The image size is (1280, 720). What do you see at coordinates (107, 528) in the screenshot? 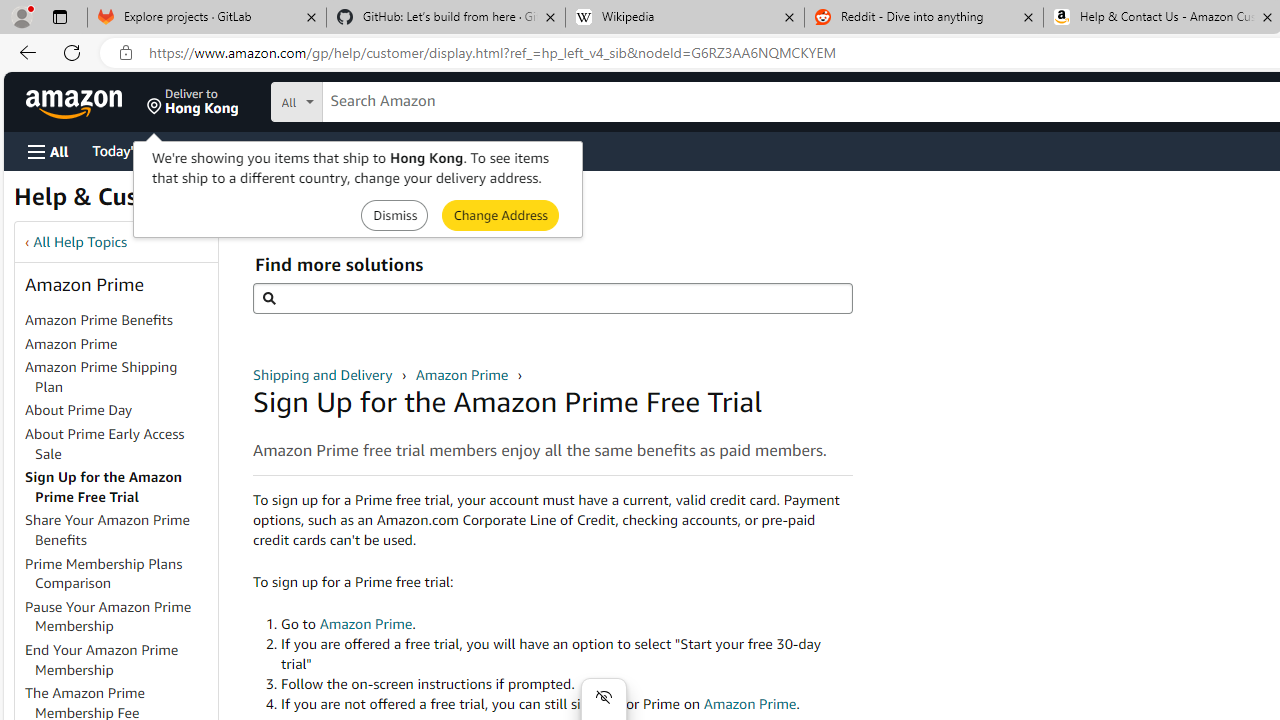
I see `'Share Your Amazon Prime Benefits'` at bounding box center [107, 528].